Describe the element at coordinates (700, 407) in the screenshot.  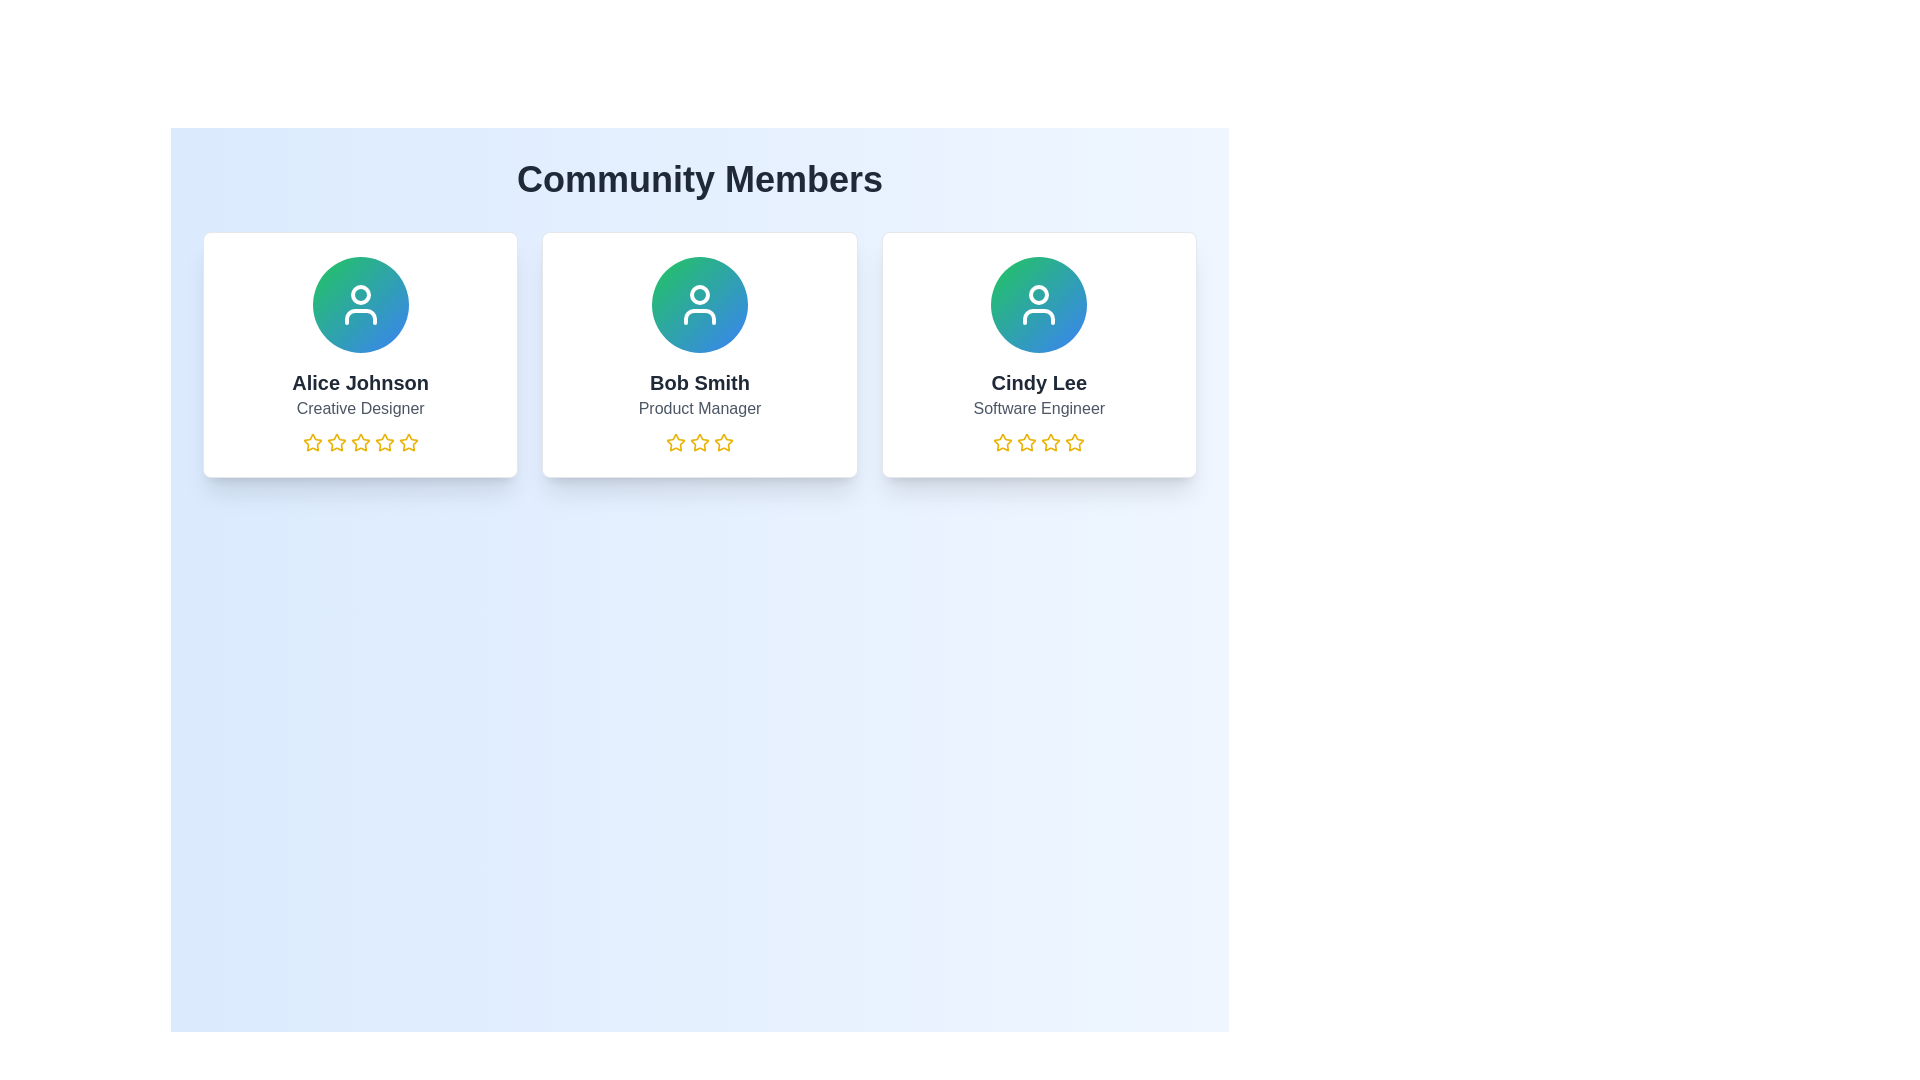
I see `the 'Product Manager' text label, which is styled in gray and positioned directly below 'Bob Smith' within the profile card in the 'Community Members' section` at that location.